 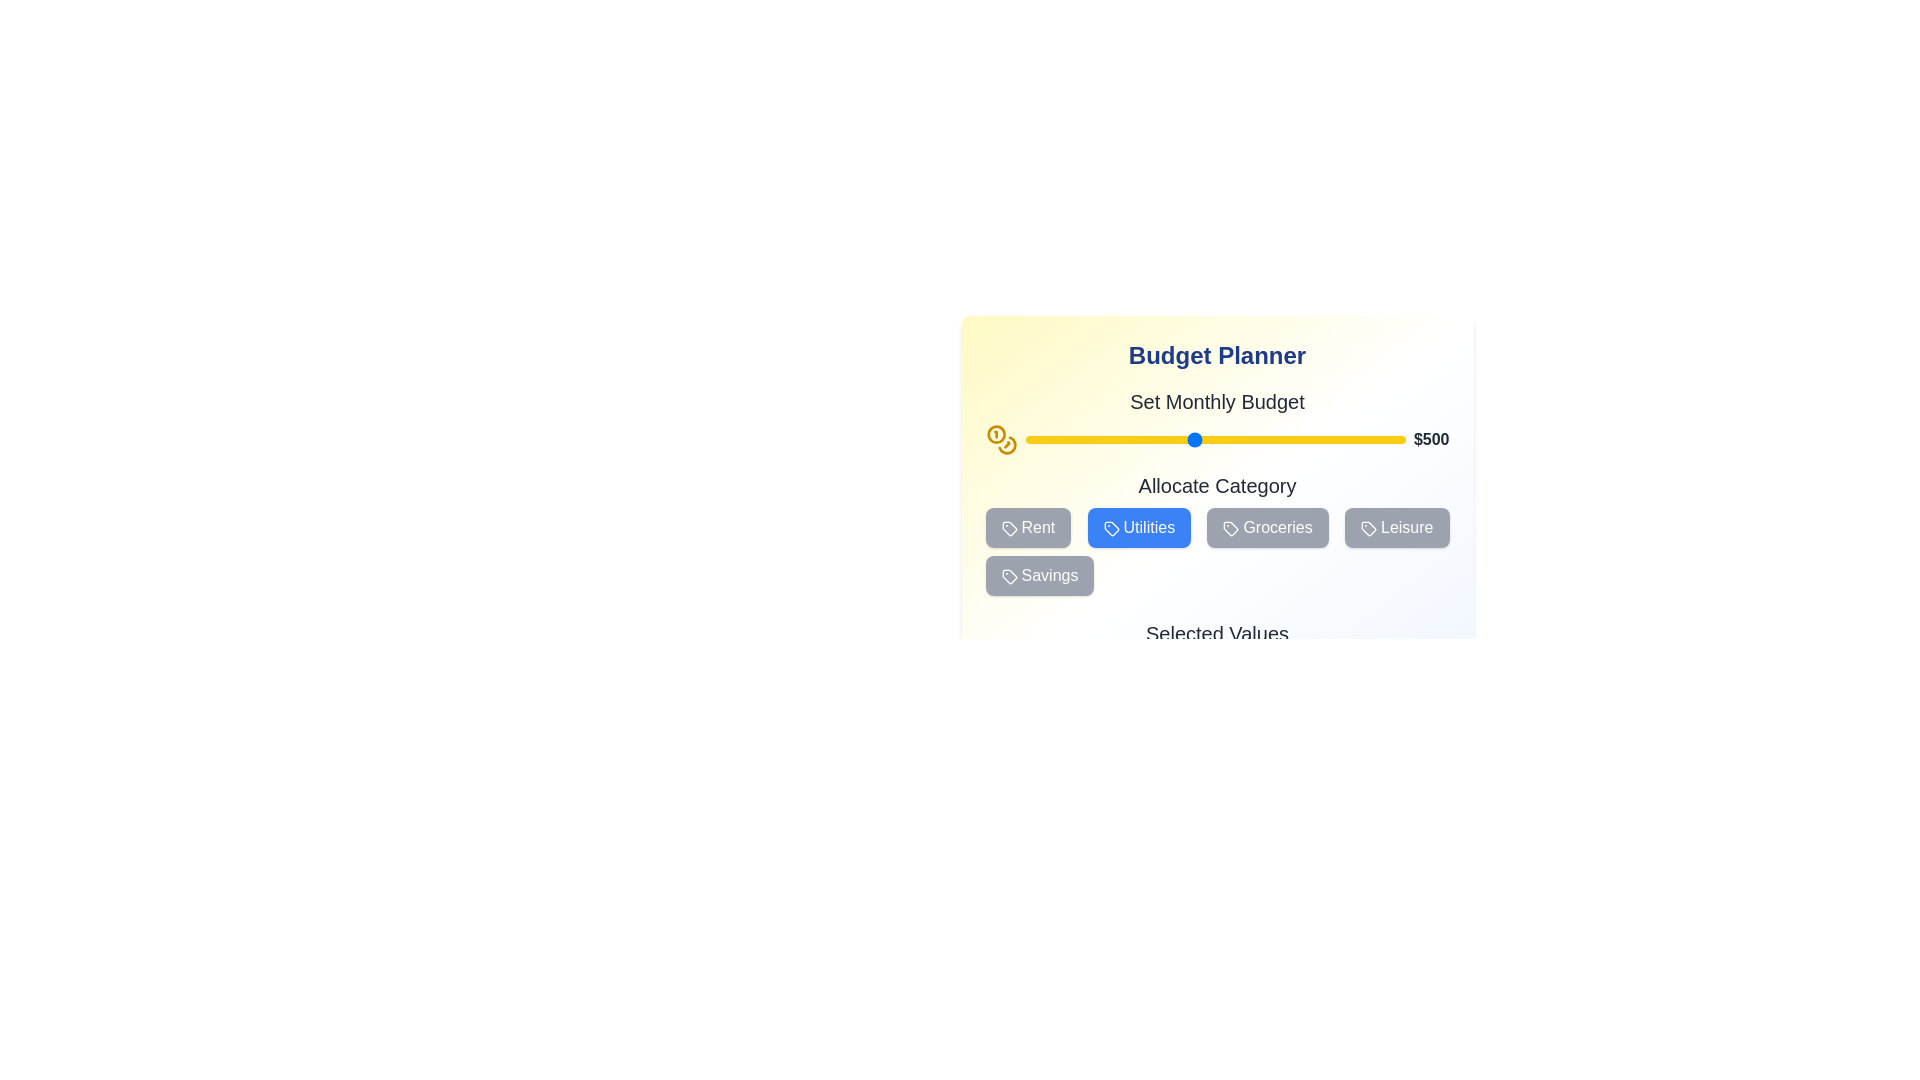 I want to click on the SVG circle component with a blue outline located at the bottom center of the budget planner card layout, so click(x=1304, y=675).